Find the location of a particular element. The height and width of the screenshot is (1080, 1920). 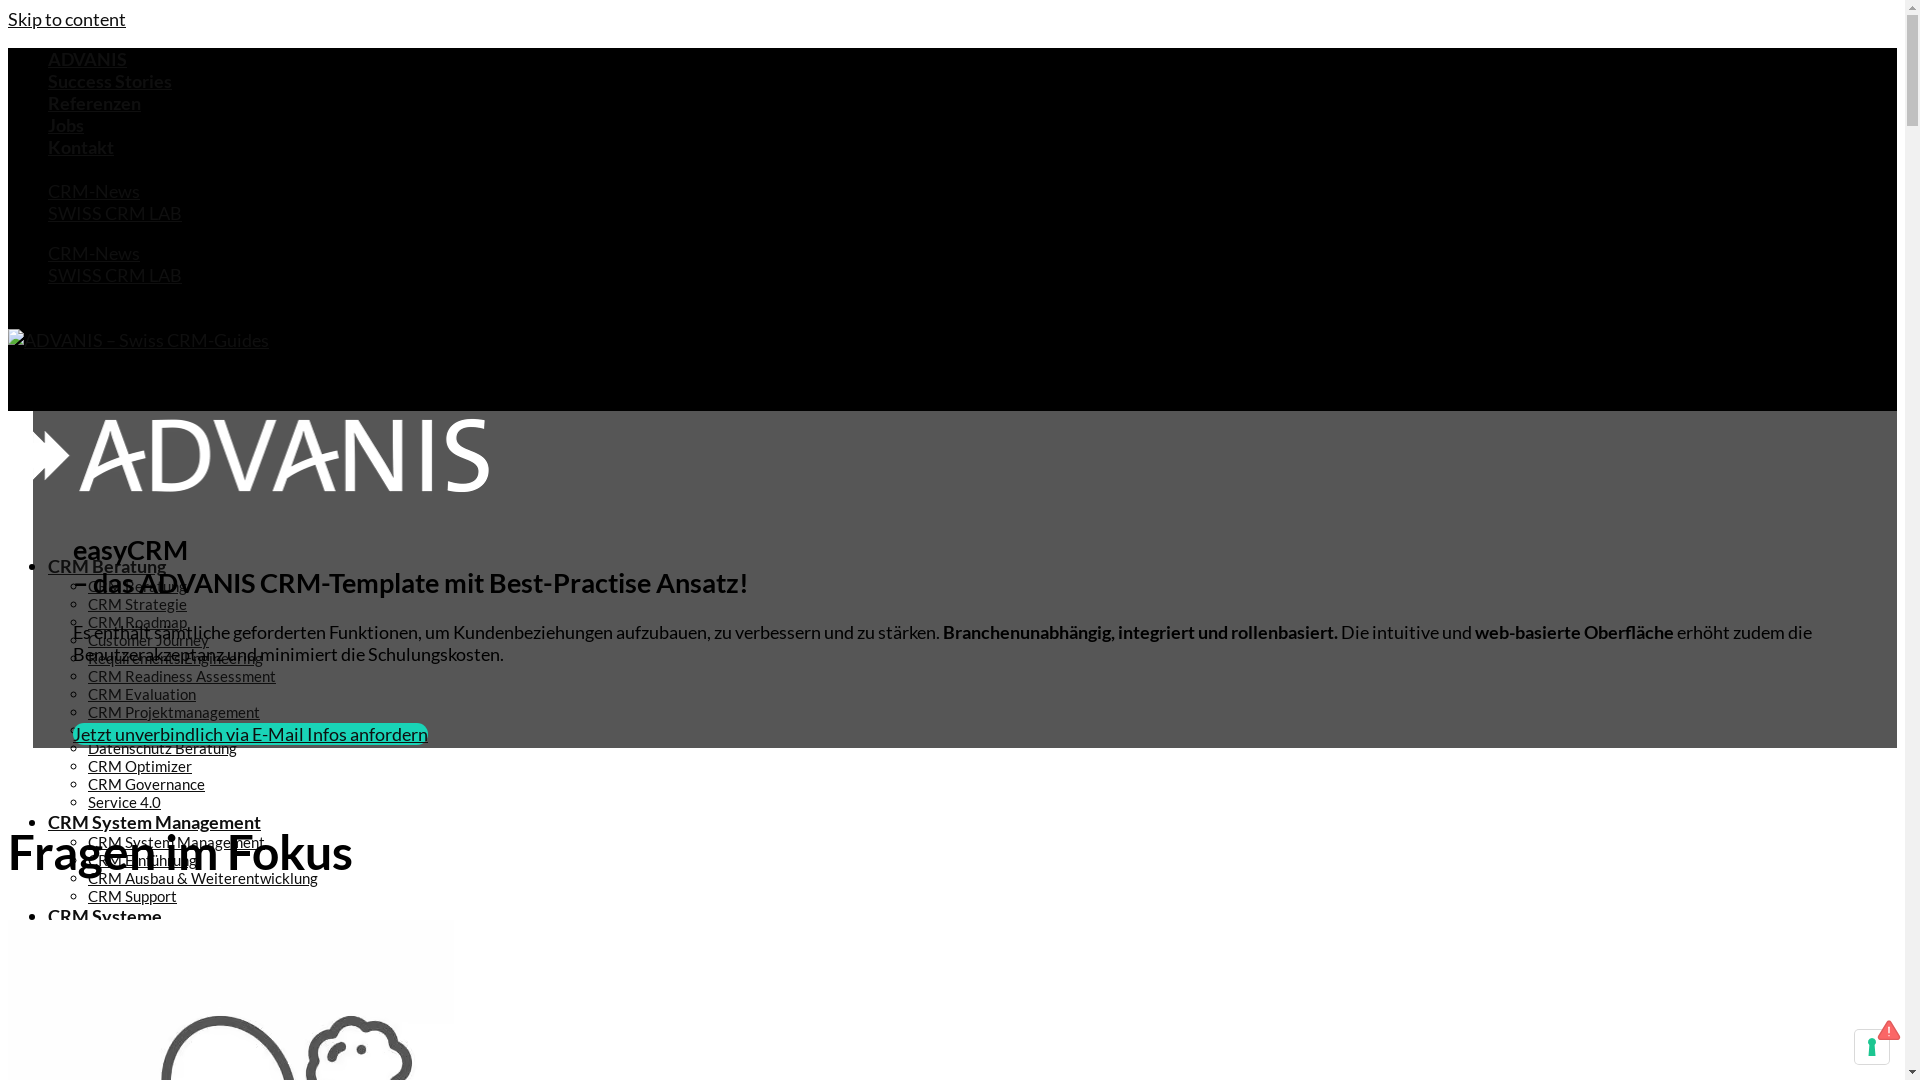

'Jetzt unverbindlich via E-Mail Infos anfordern' is located at coordinates (249, 733).